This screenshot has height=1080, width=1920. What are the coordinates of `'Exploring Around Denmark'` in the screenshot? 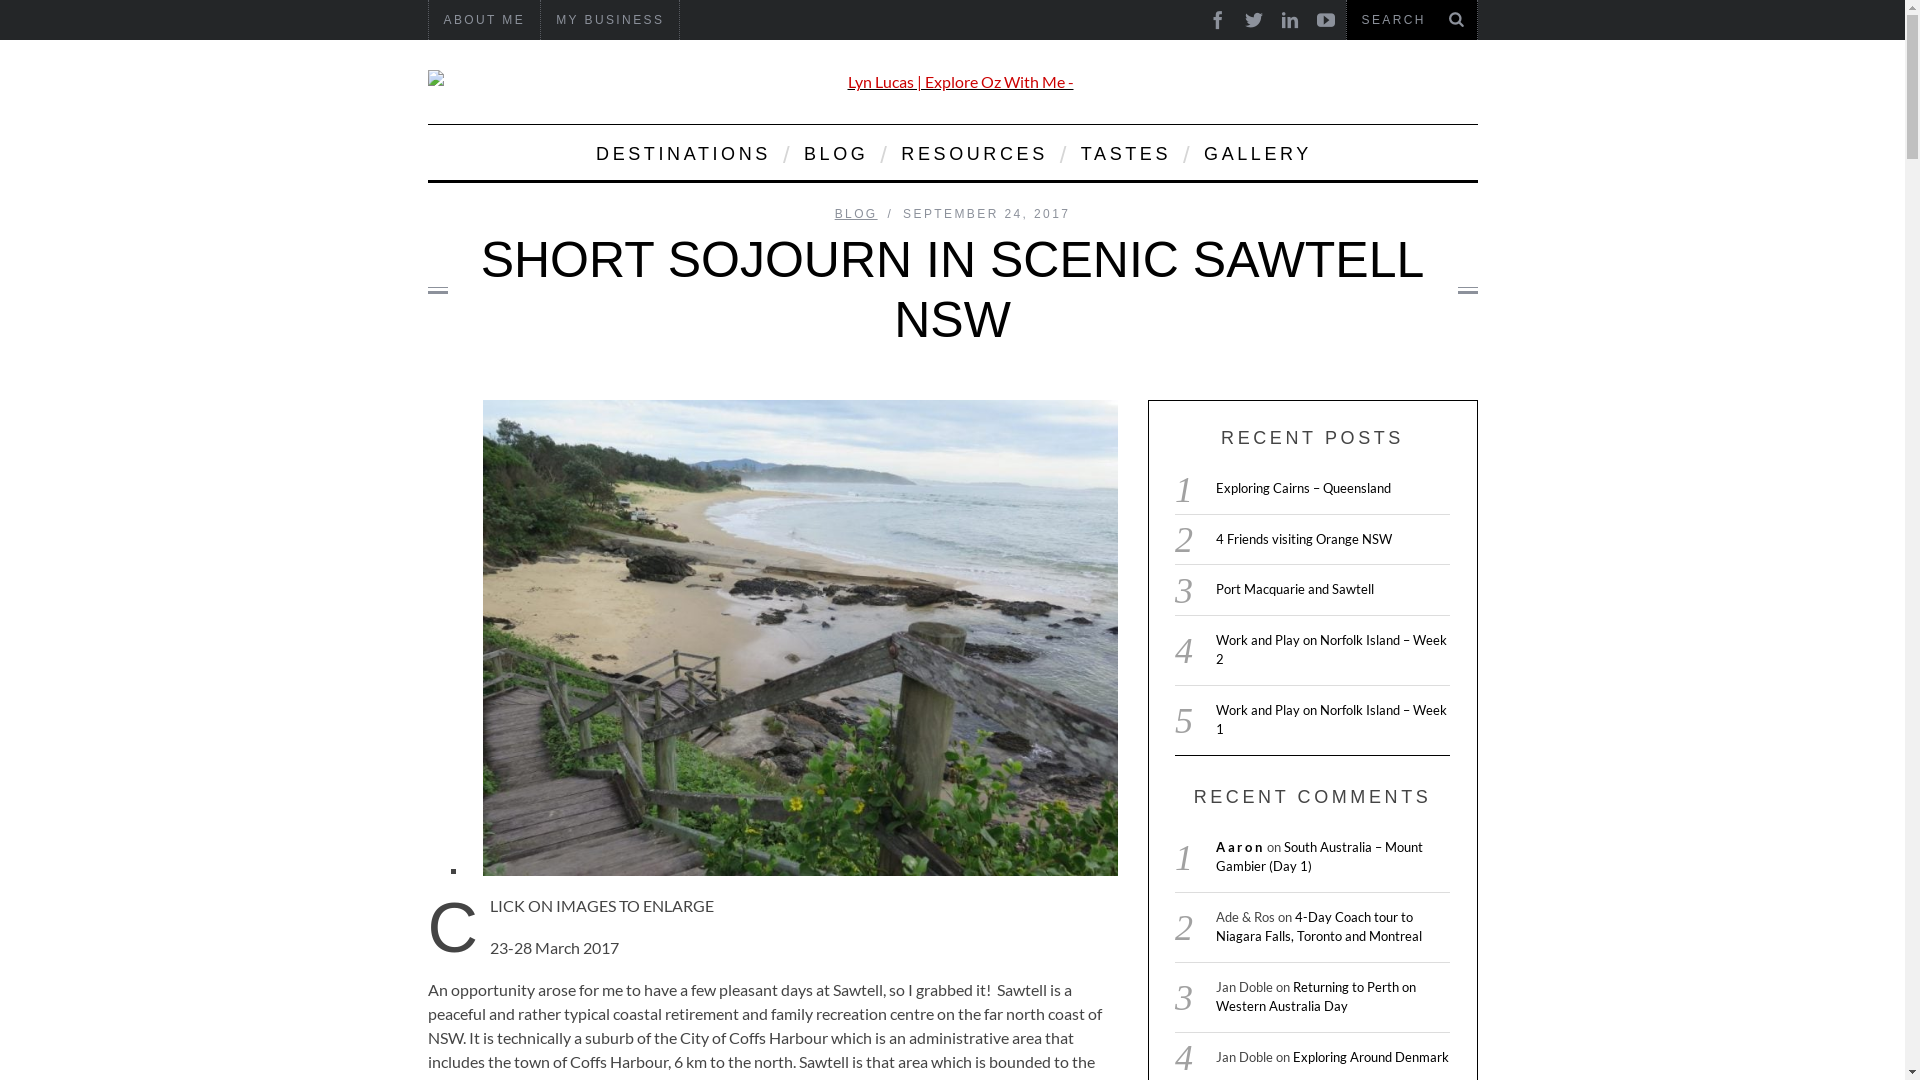 It's located at (1370, 1055).